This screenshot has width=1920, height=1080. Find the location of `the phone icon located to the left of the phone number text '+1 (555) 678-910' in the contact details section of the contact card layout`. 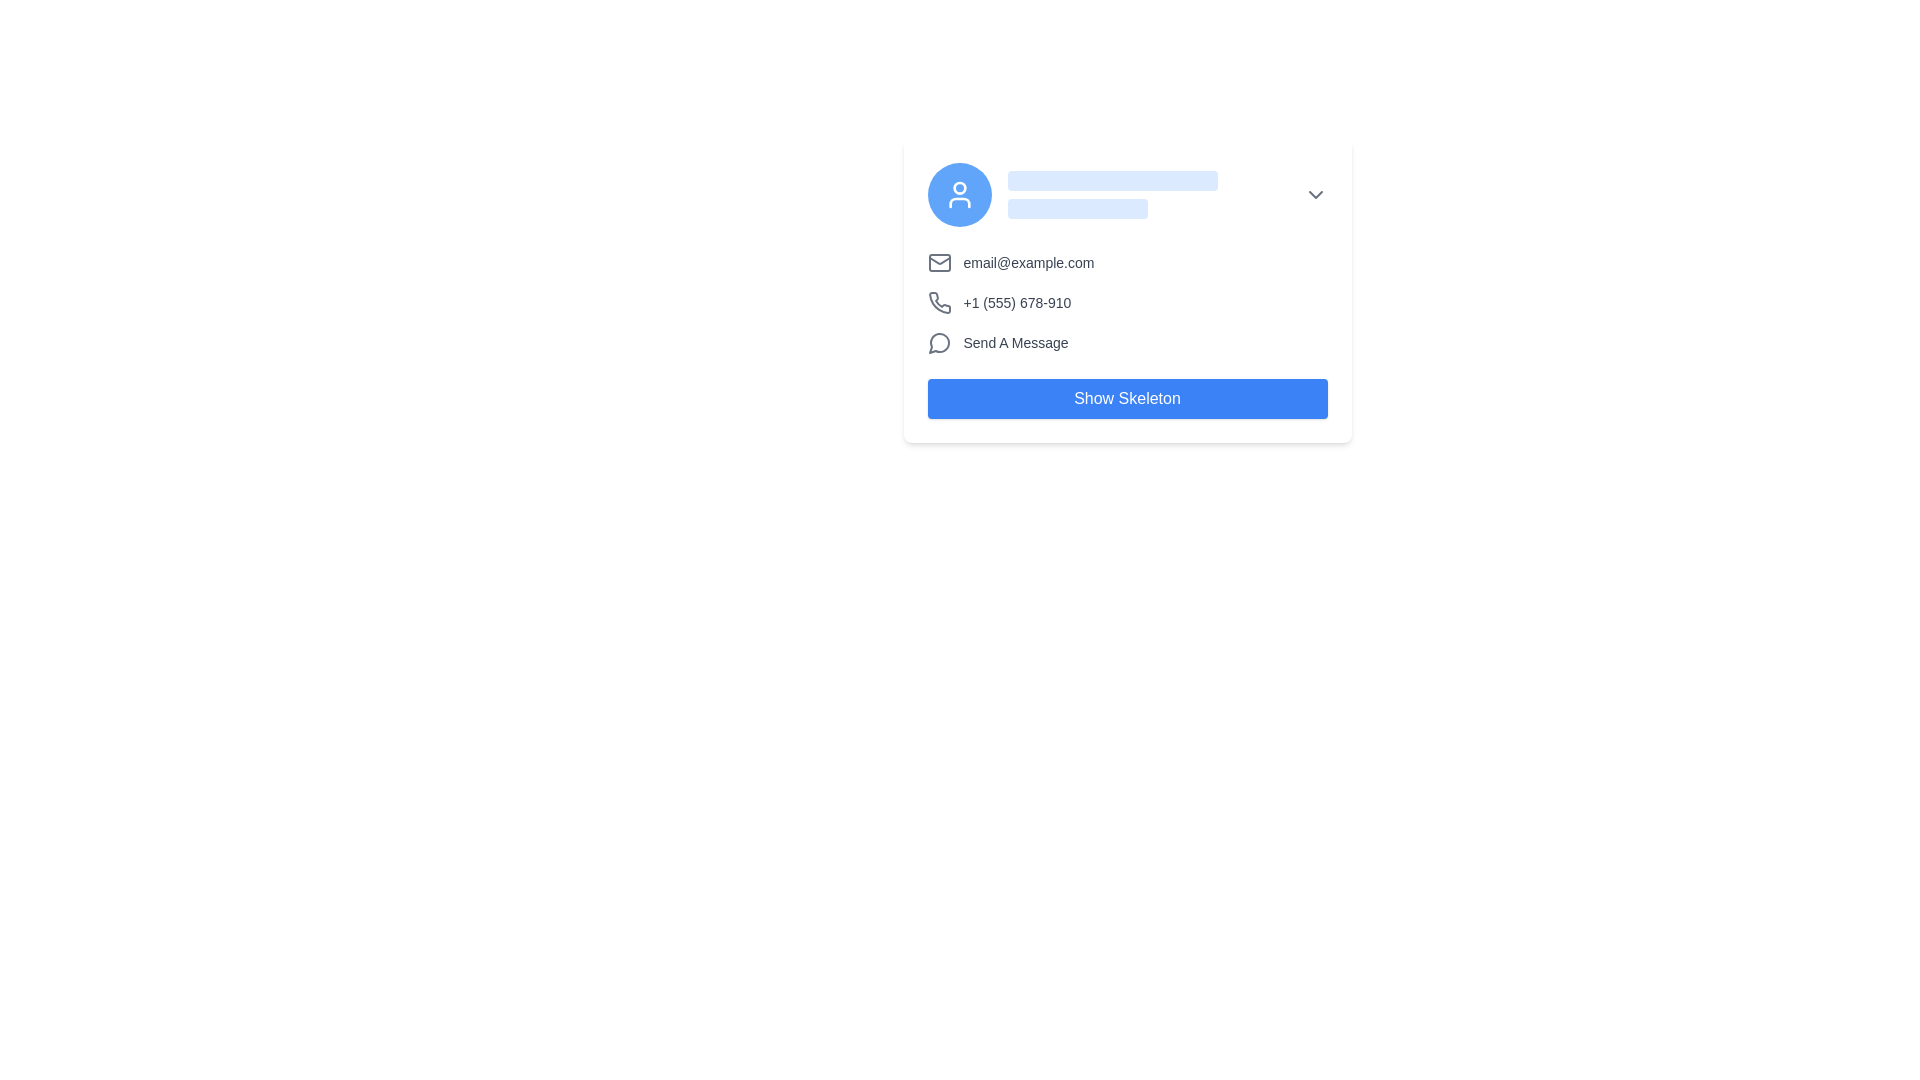

the phone icon located to the left of the phone number text '+1 (555) 678-910' in the contact details section of the contact card layout is located at coordinates (938, 303).